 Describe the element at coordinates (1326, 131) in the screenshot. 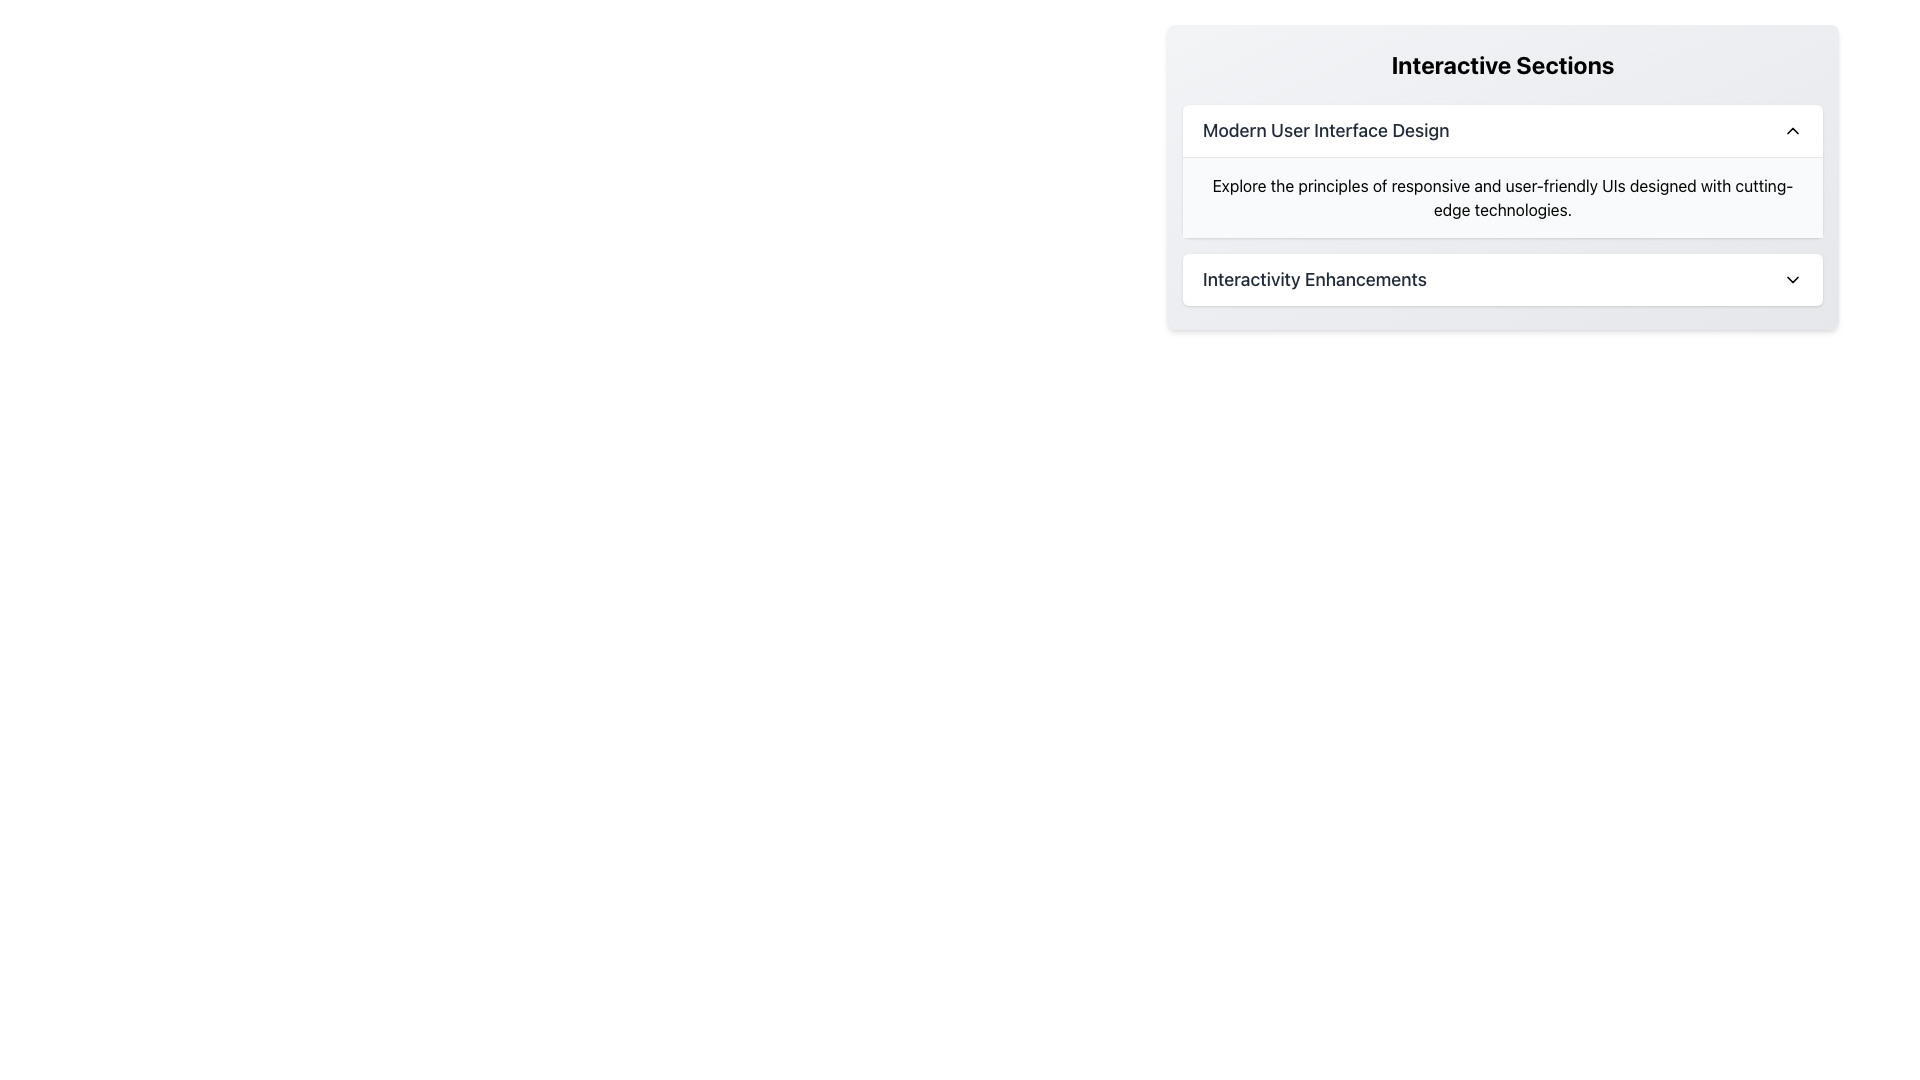

I see `the static text label that serves as a title for the collapsible section, located at the top of the interactive section` at that location.